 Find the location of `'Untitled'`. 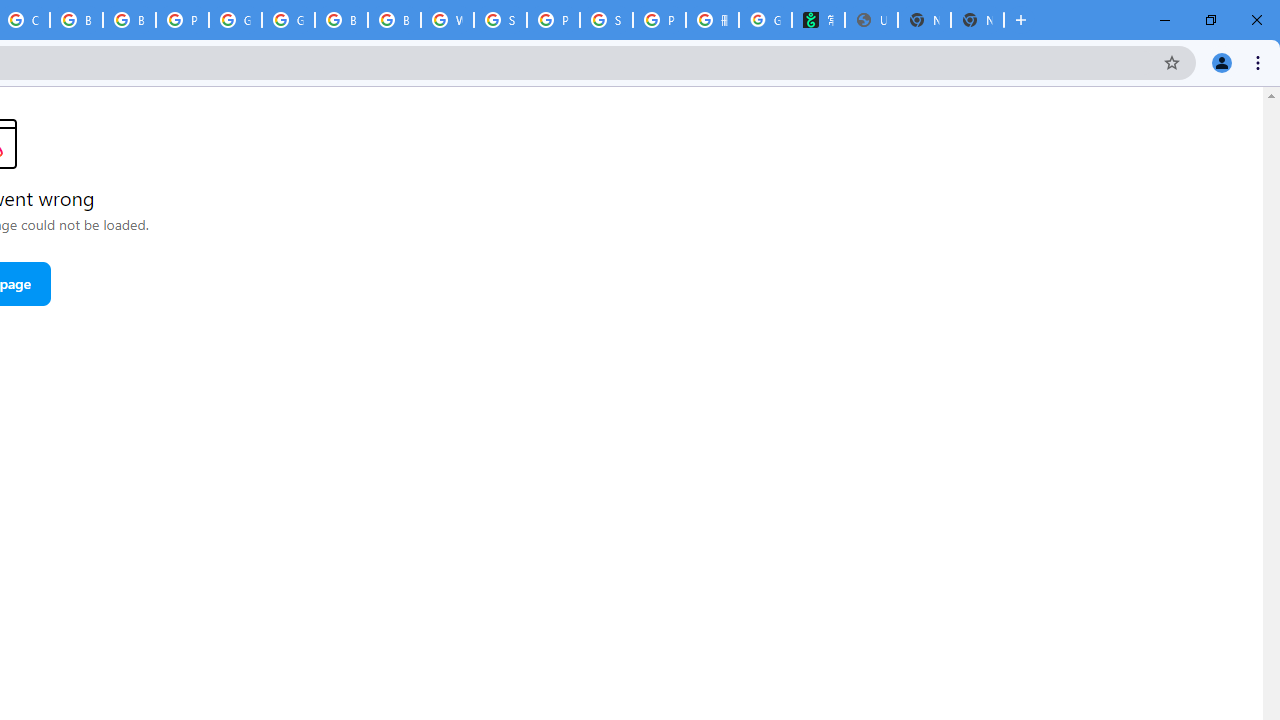

'Untitled' is located at coordinates (871, 20).